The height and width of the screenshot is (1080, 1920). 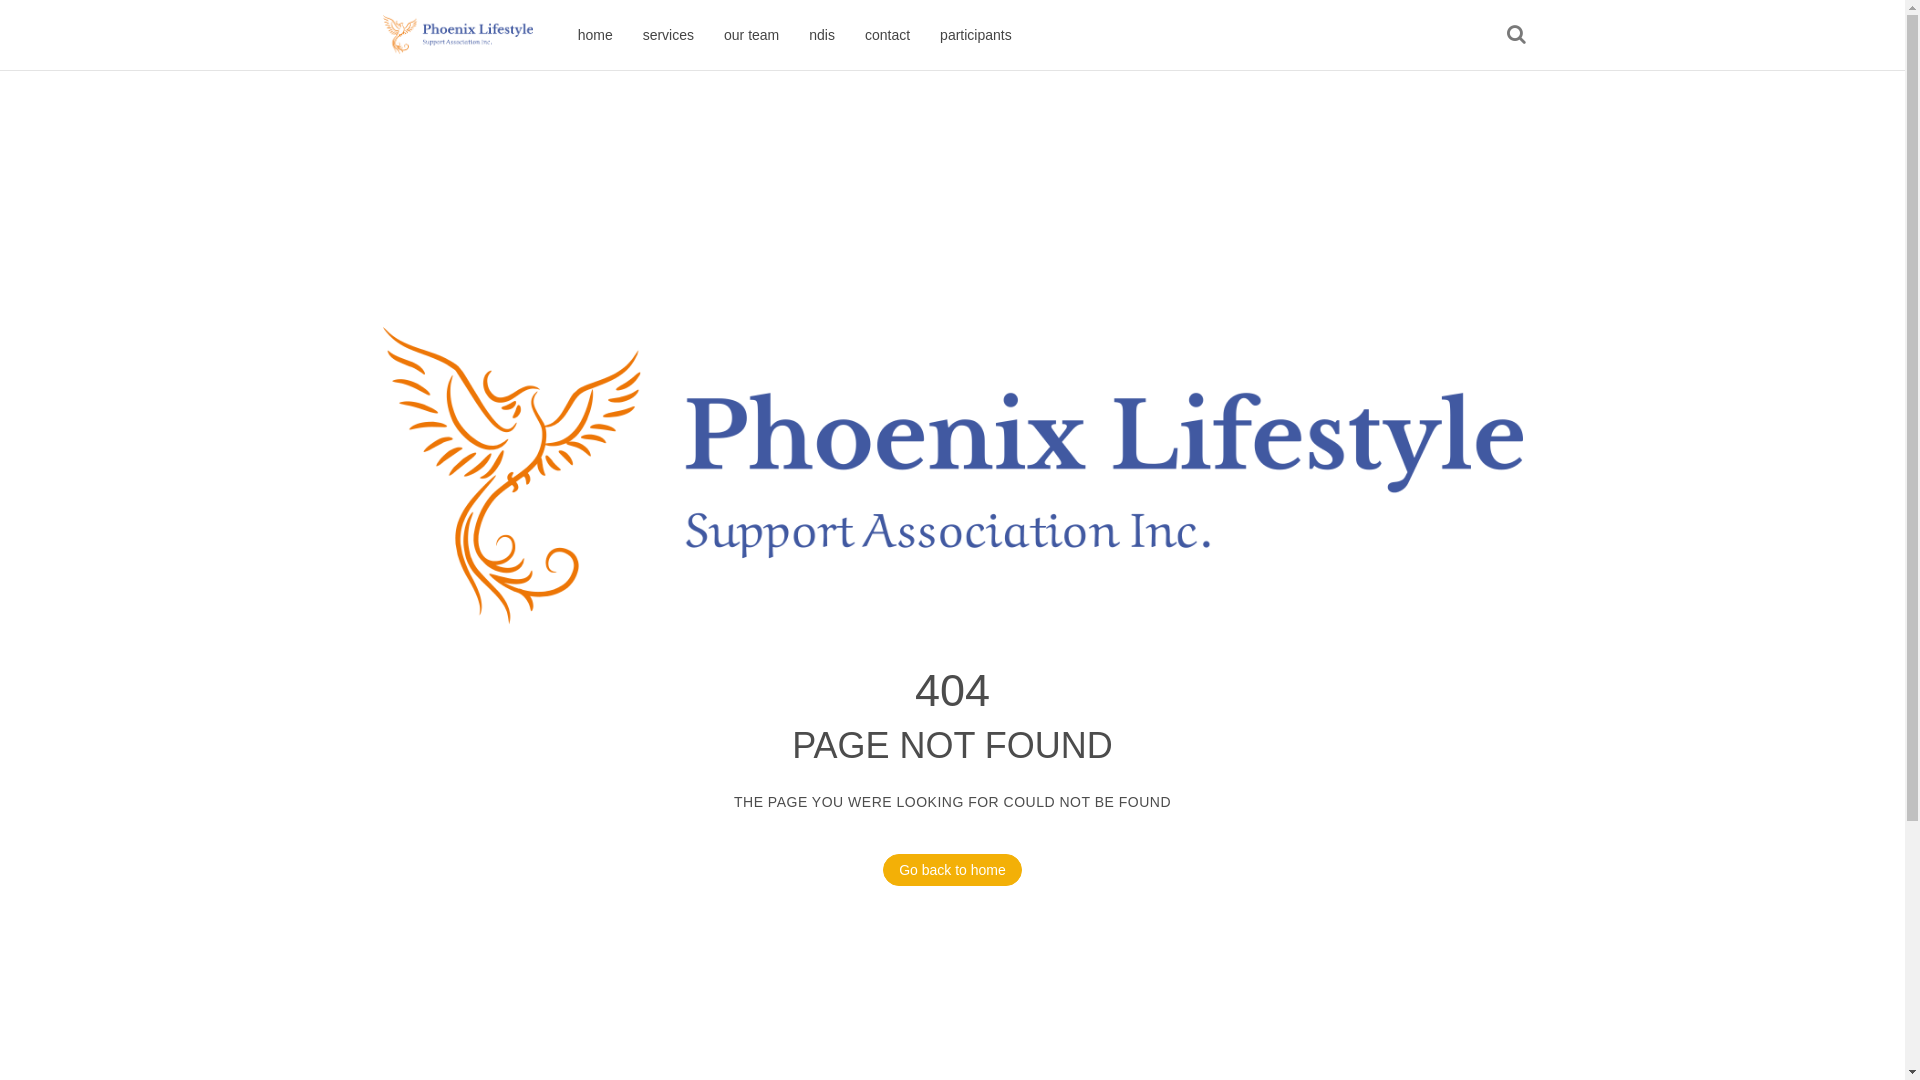 I want to click on 'services', so click(x=627, y=34).